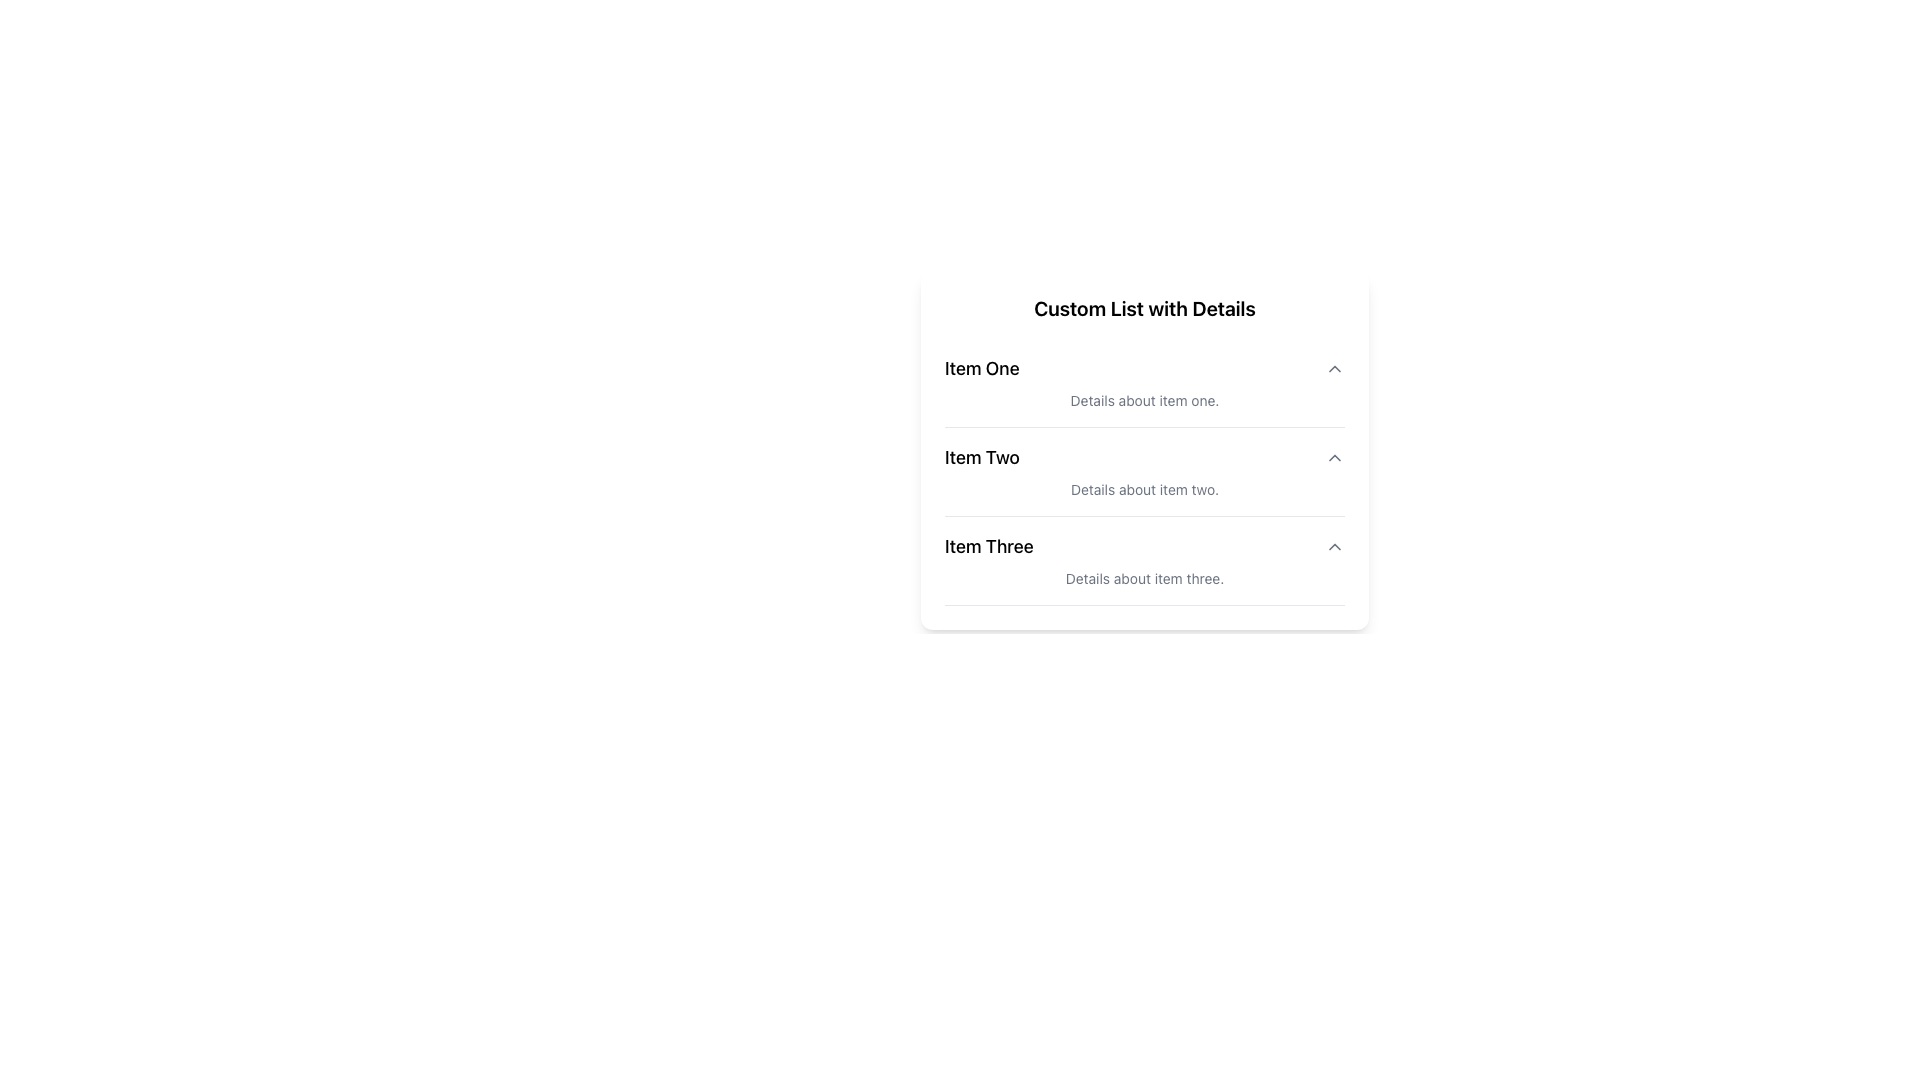 Image resolution: width=1920 pixels, height=1080 pixels. What do you see at coordinates (982, 458) in the screenshot?
I see `text from the Text Label displaying 'Item Two', which is the second item in the vertical list labeled 'Custom List with Details'` at bounding box center [982, 458].